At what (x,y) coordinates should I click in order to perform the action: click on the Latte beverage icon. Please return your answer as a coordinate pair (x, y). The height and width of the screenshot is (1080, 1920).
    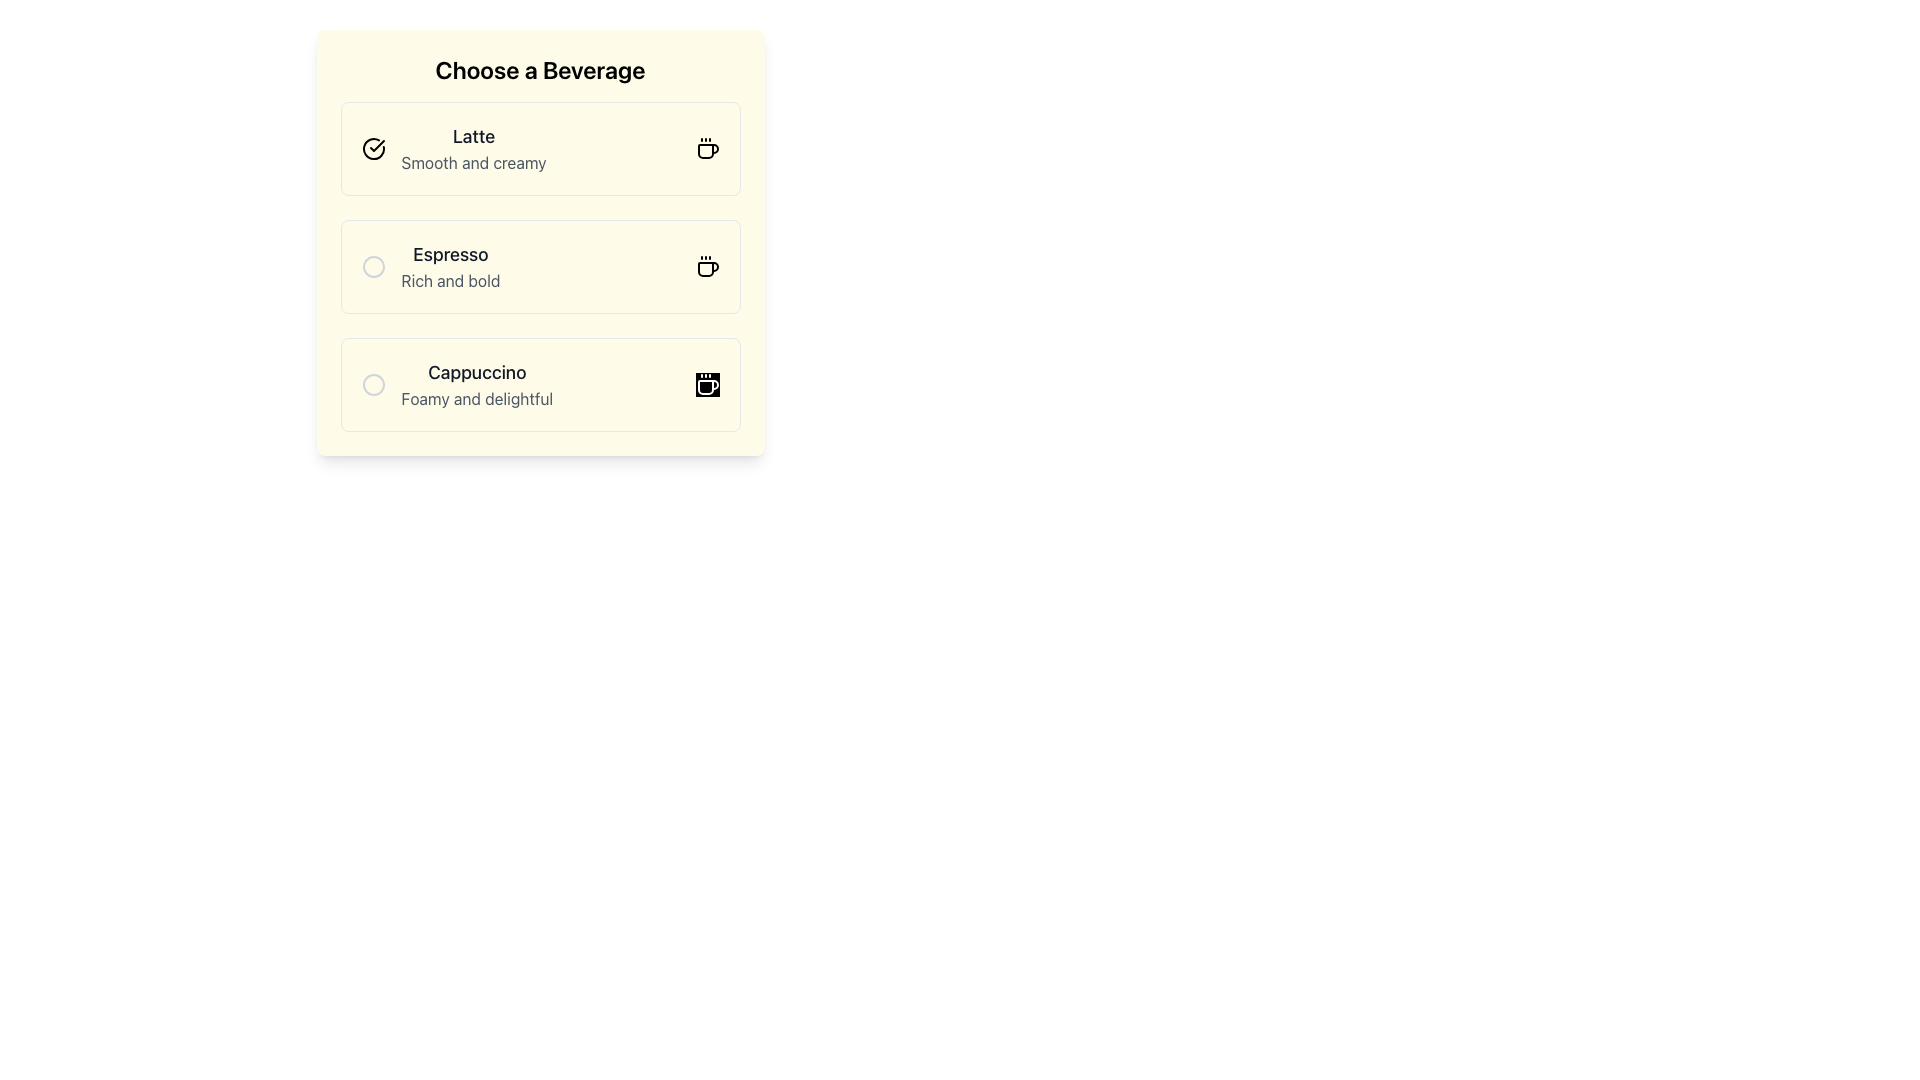
    Looking at the image, I should click on (707, 148).